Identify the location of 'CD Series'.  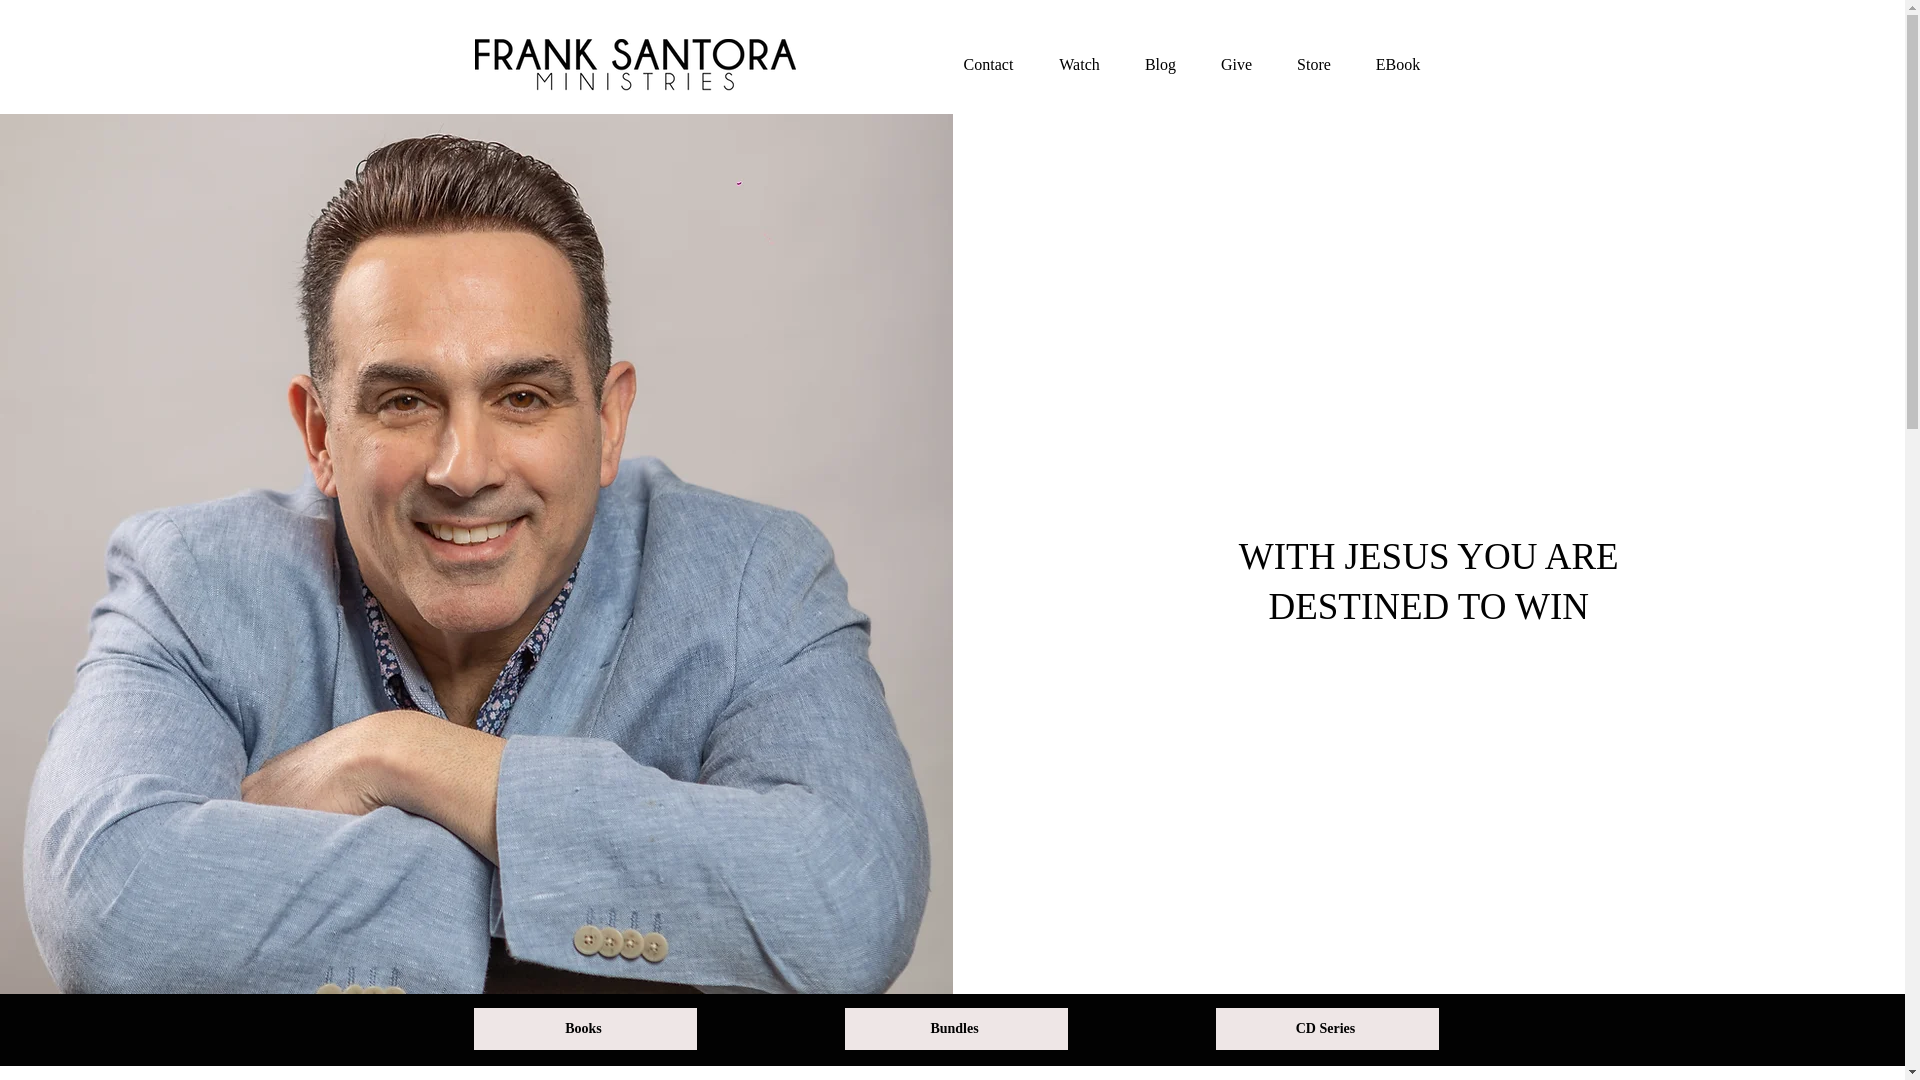
(1327, 1029).